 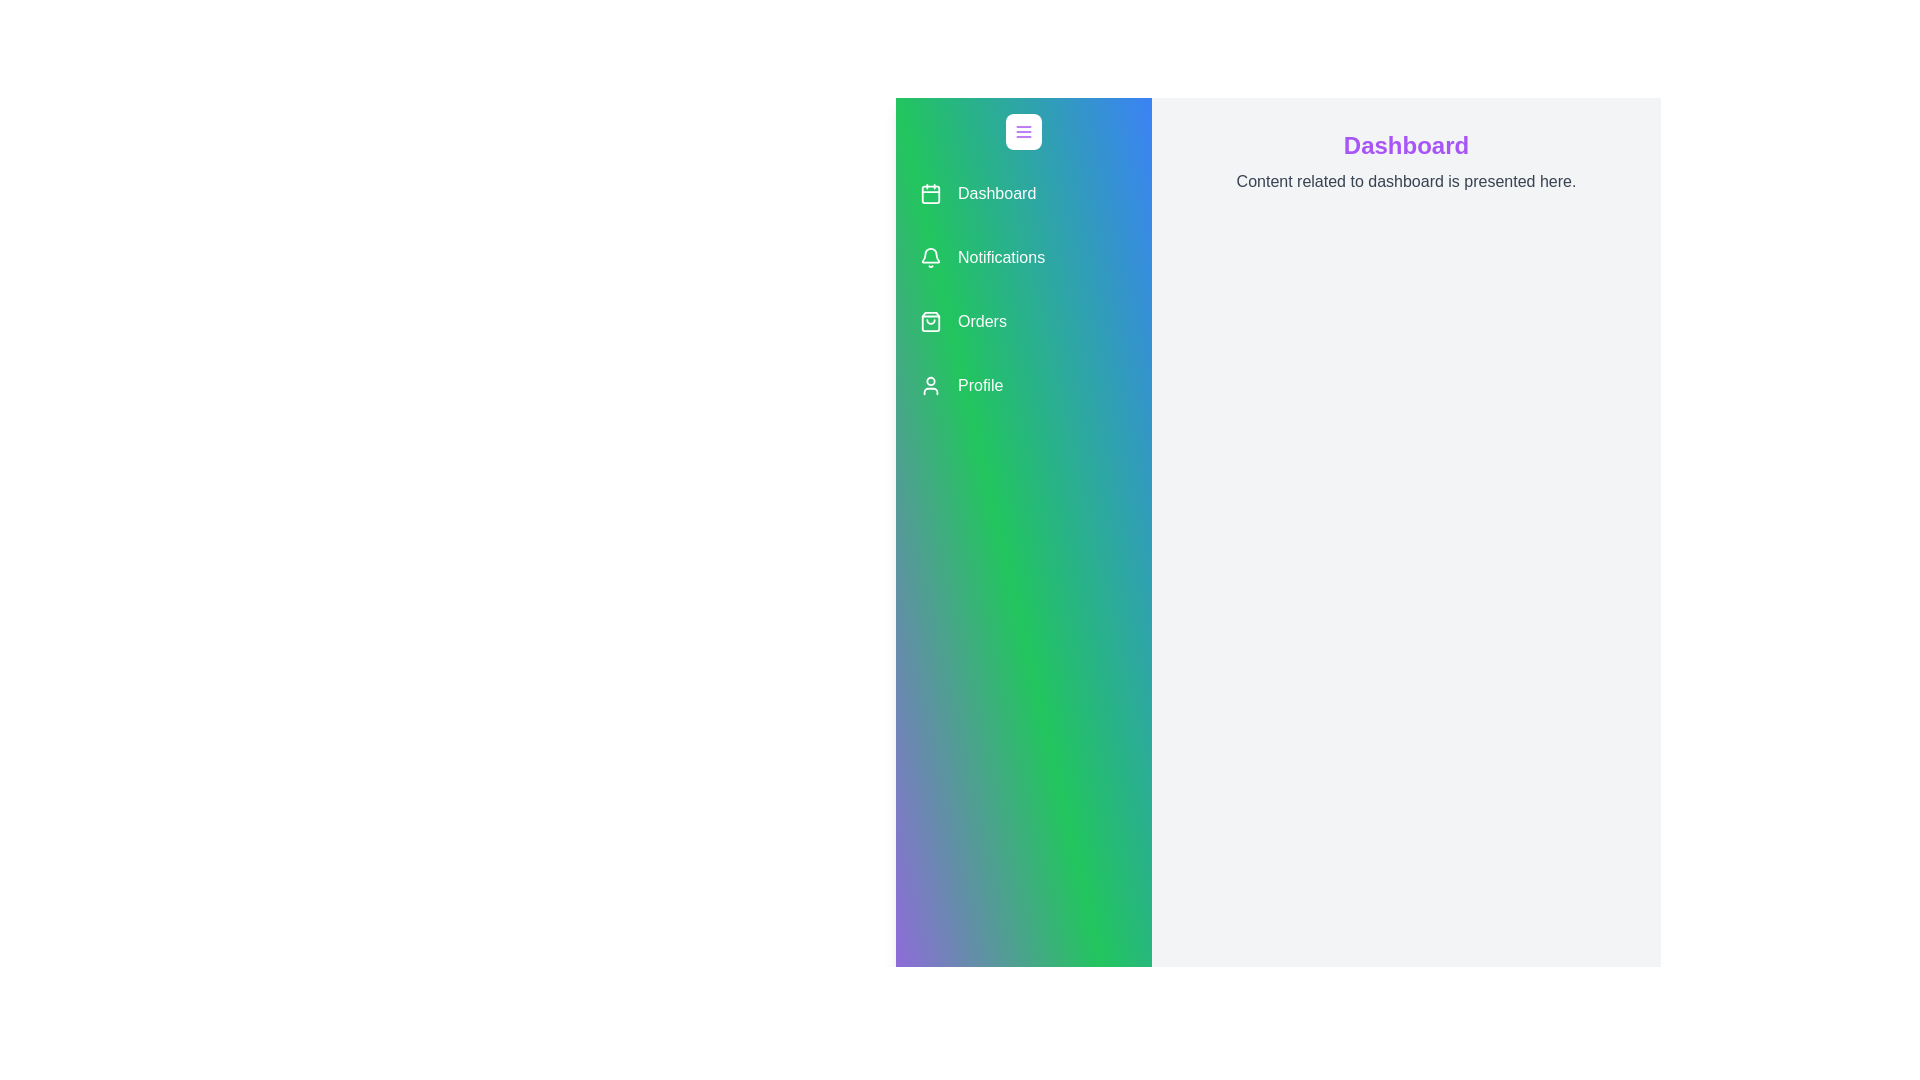 What do you see at coordinates (1023, 193) in the screenshot?
I see `the menu item labeled 'Dashboard' to observe the hover effect` at bounding box center [1023, 193].